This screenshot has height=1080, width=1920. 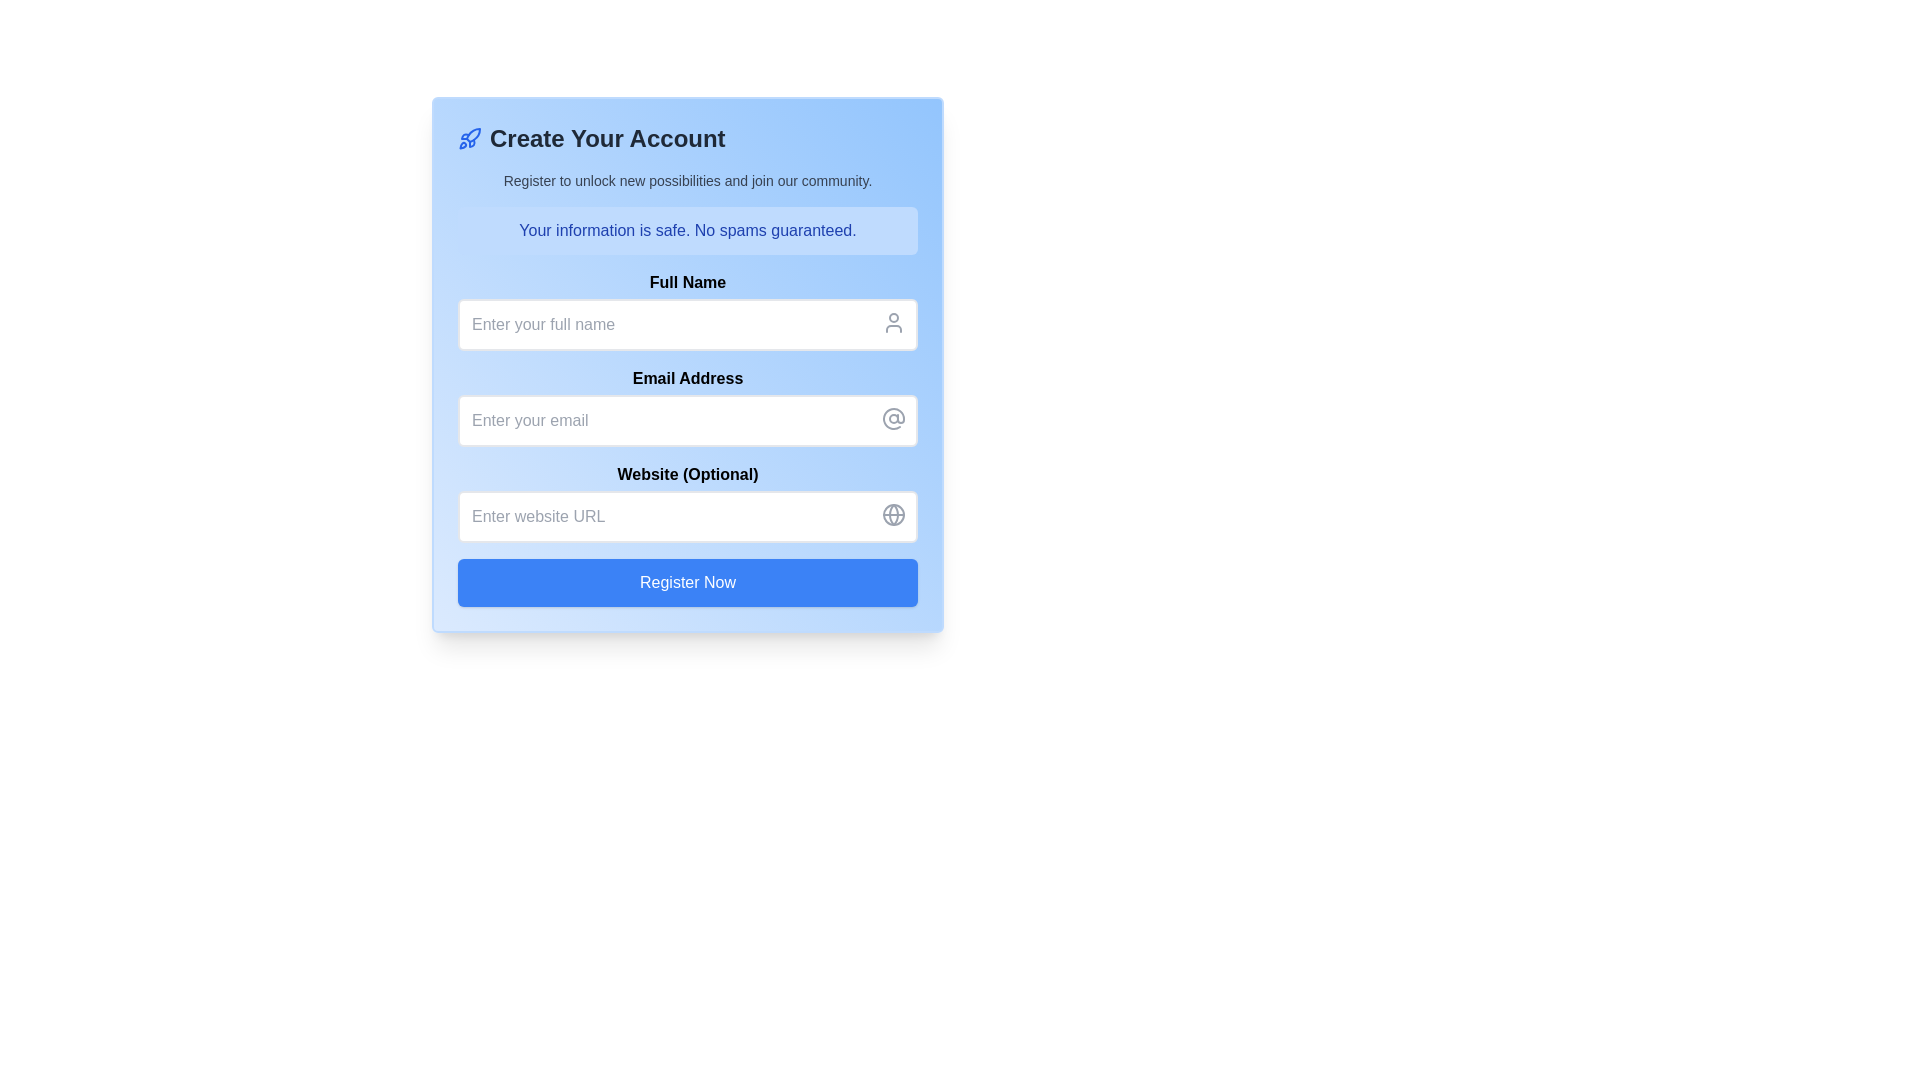 What do you see at coordinates (687, 378) in the screenshot?
I see `the Text Label that informs users about the purpose of the input field for entering an email address, located between the 'Full Name' label and the email input field` at bounding box center [687, 378].